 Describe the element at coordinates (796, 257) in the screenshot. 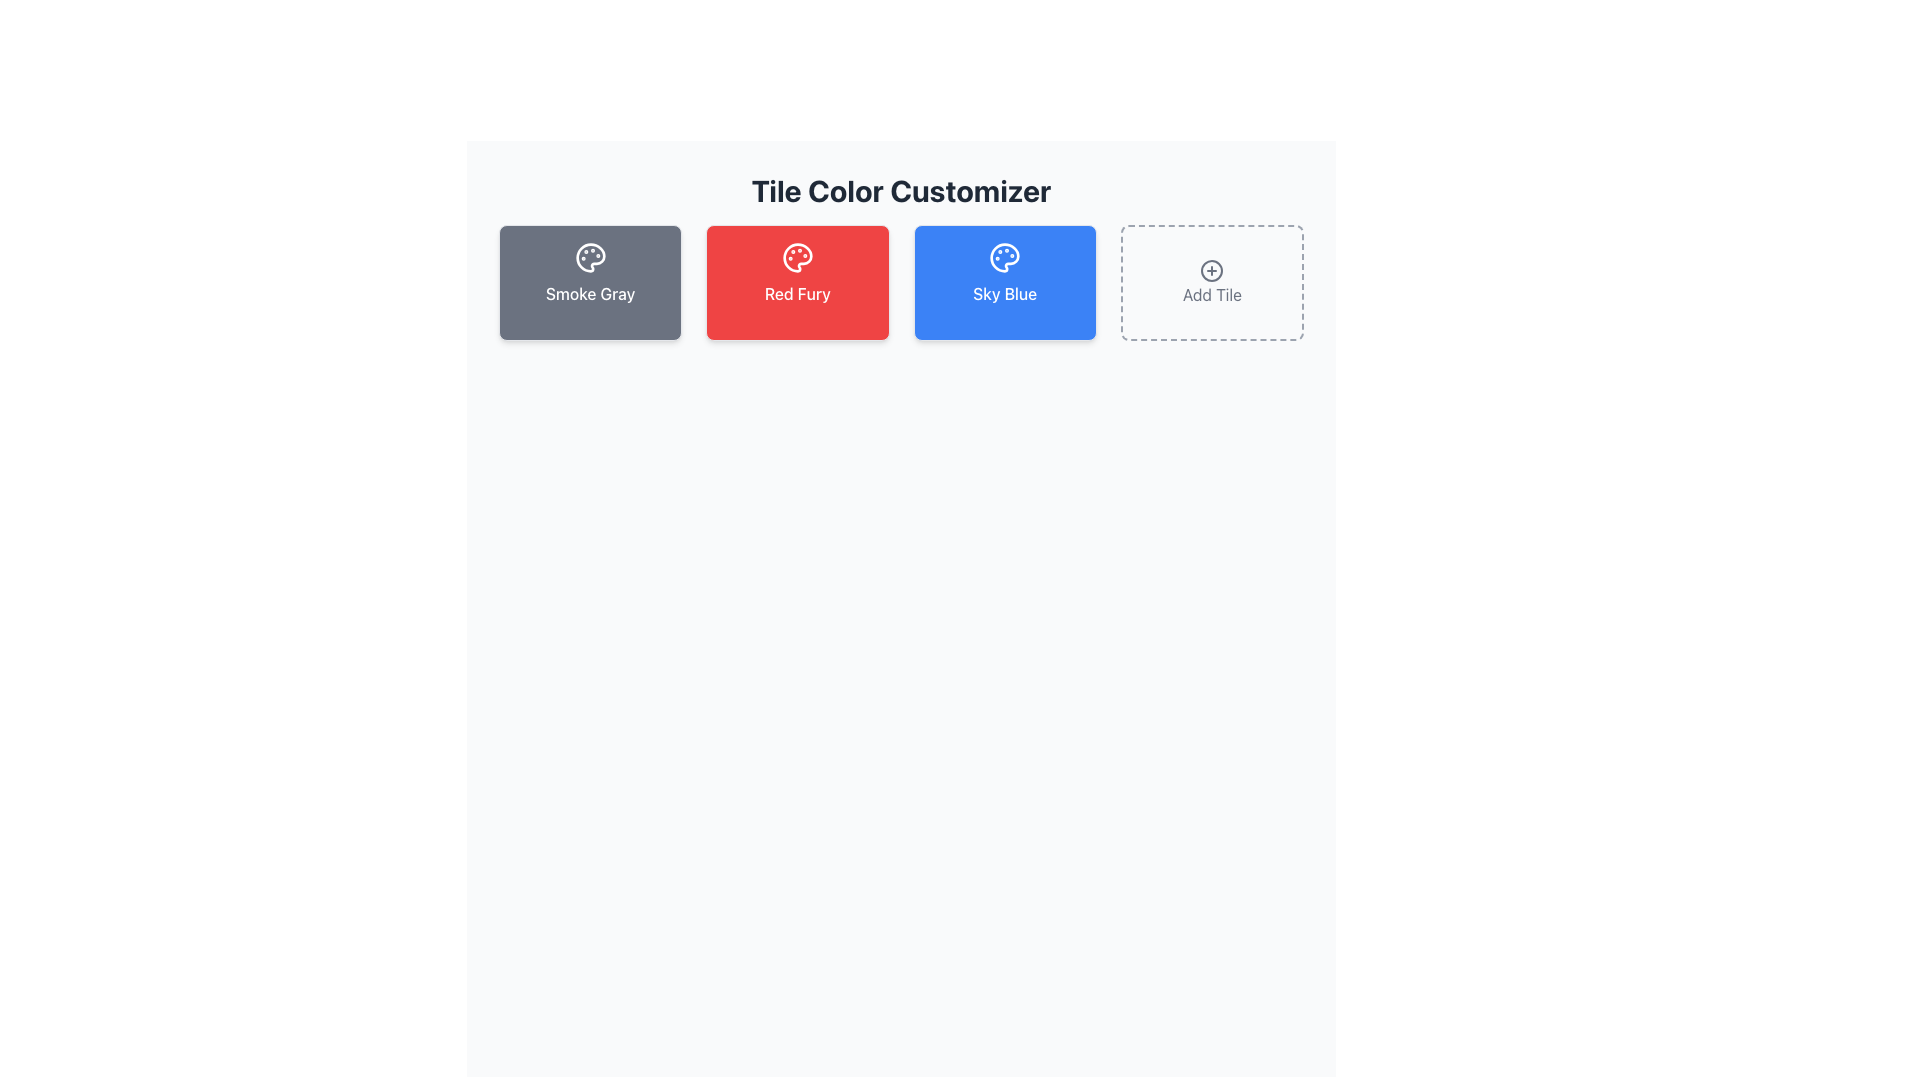

I see `the stylized palette icon located within the red card labeled 'Red Fury', which displays color customization options` at that location.